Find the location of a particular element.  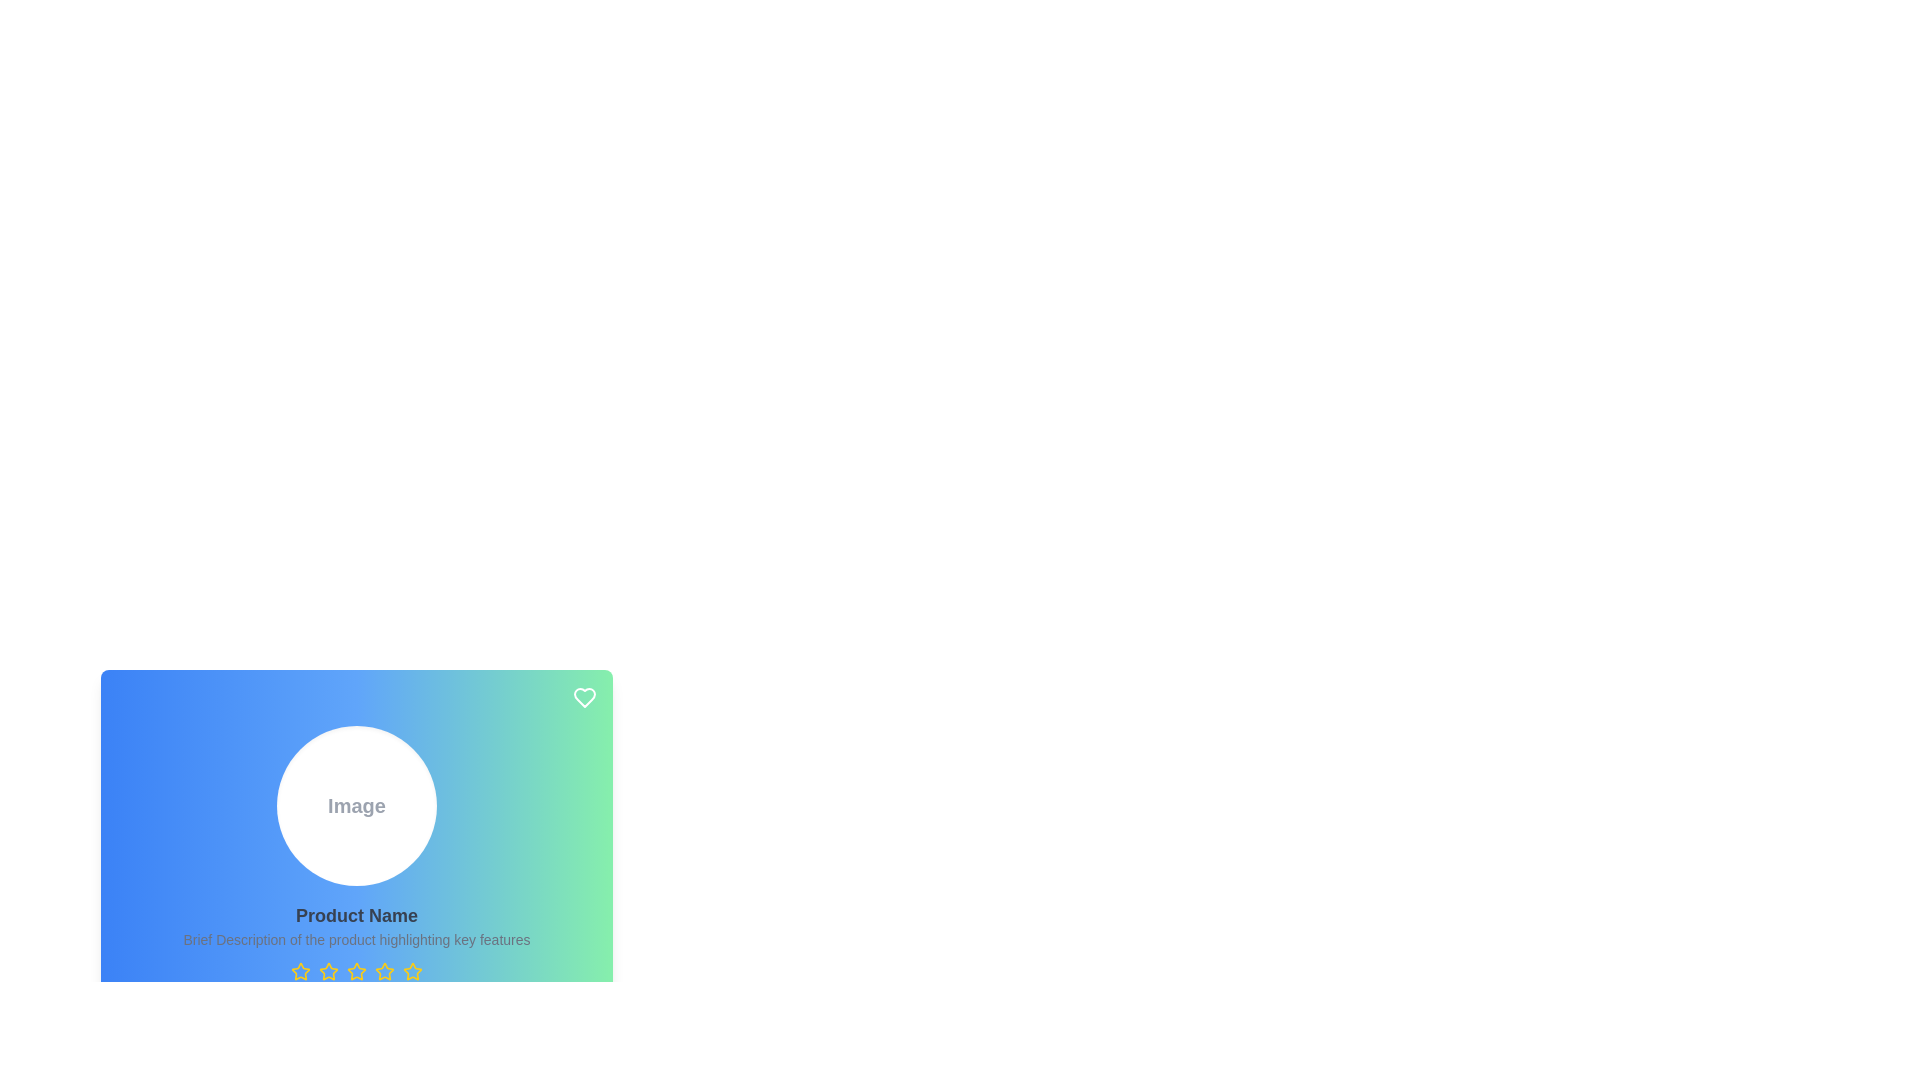

the fifth star icon to rate the item in the five-star rating system, located centrally at the bottom of the content card is located at coordinates (411, 970).